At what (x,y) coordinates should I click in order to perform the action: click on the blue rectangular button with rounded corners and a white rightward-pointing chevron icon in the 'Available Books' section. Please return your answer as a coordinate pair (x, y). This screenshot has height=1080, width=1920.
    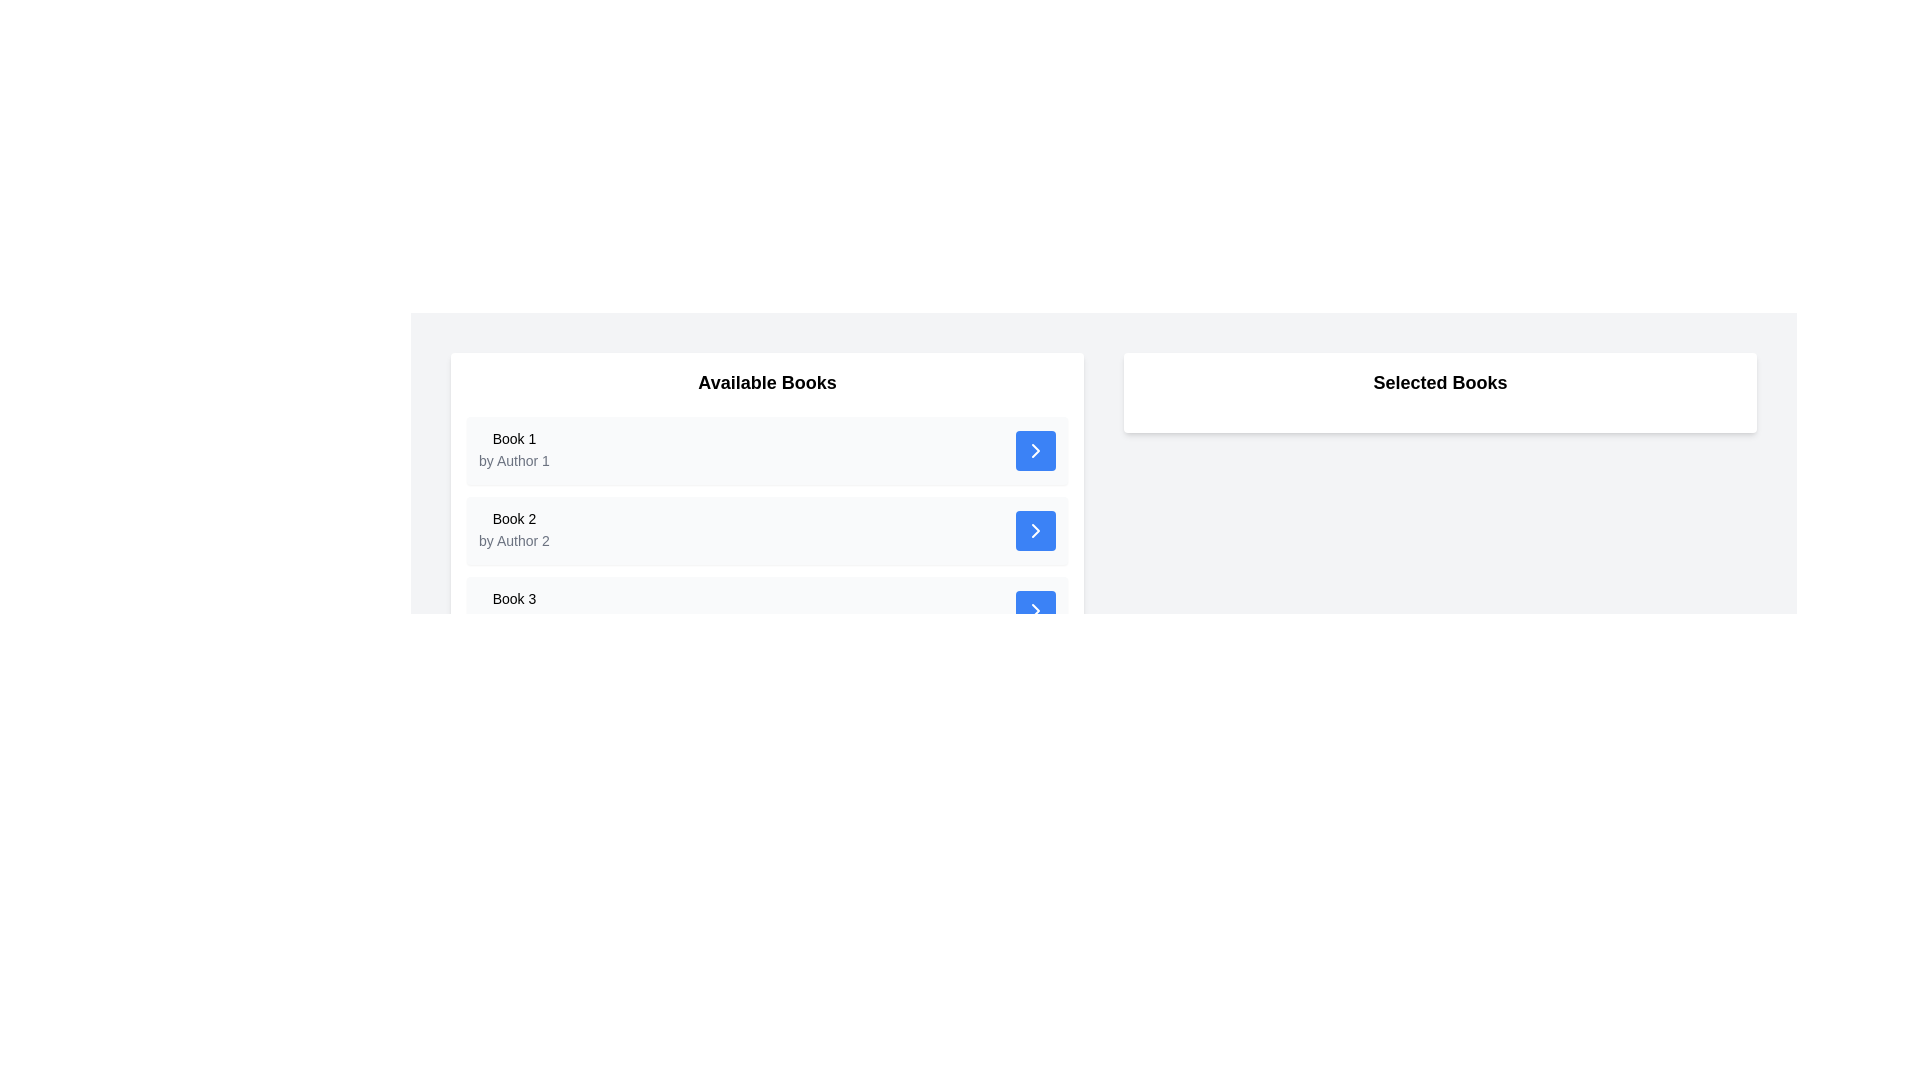
    Looking at the image, I should click on (1036, 609).